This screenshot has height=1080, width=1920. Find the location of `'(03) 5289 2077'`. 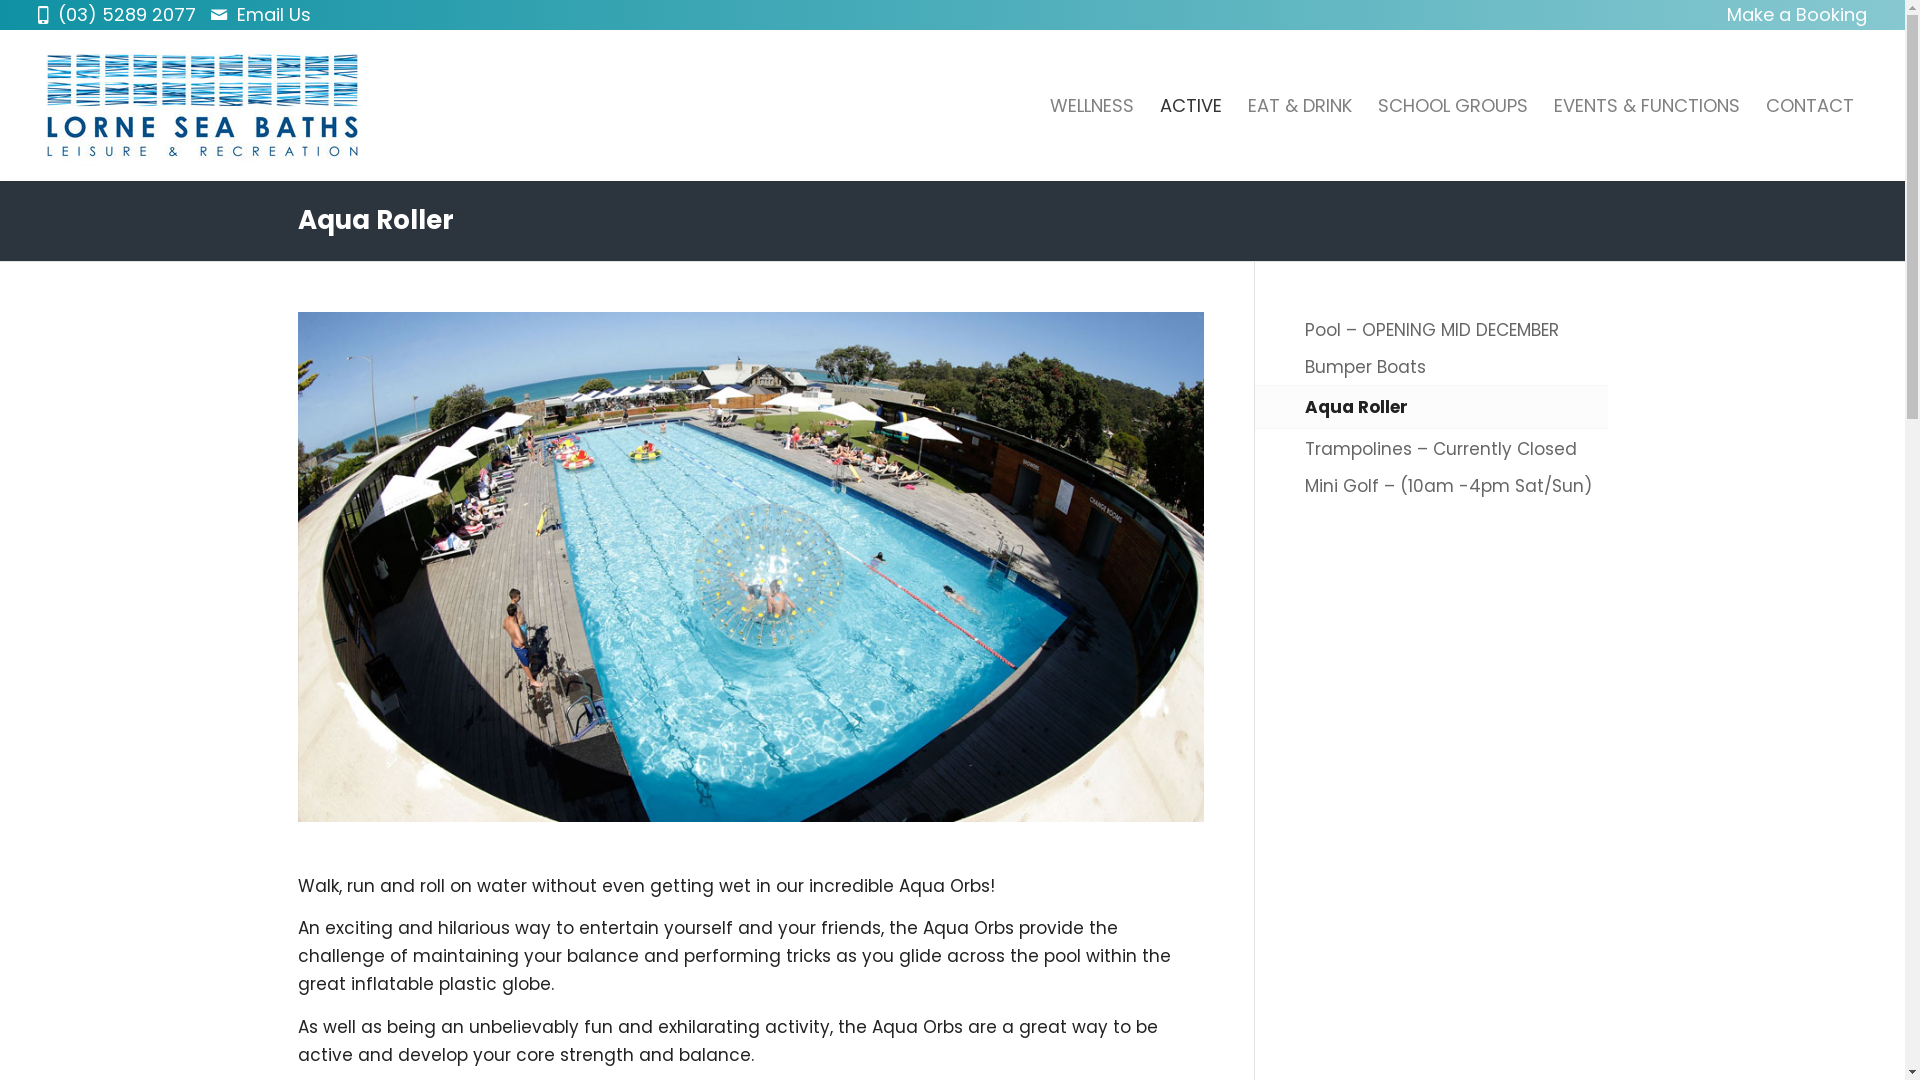

'(03) 5289 2077' is located at coordinates (130, 14).